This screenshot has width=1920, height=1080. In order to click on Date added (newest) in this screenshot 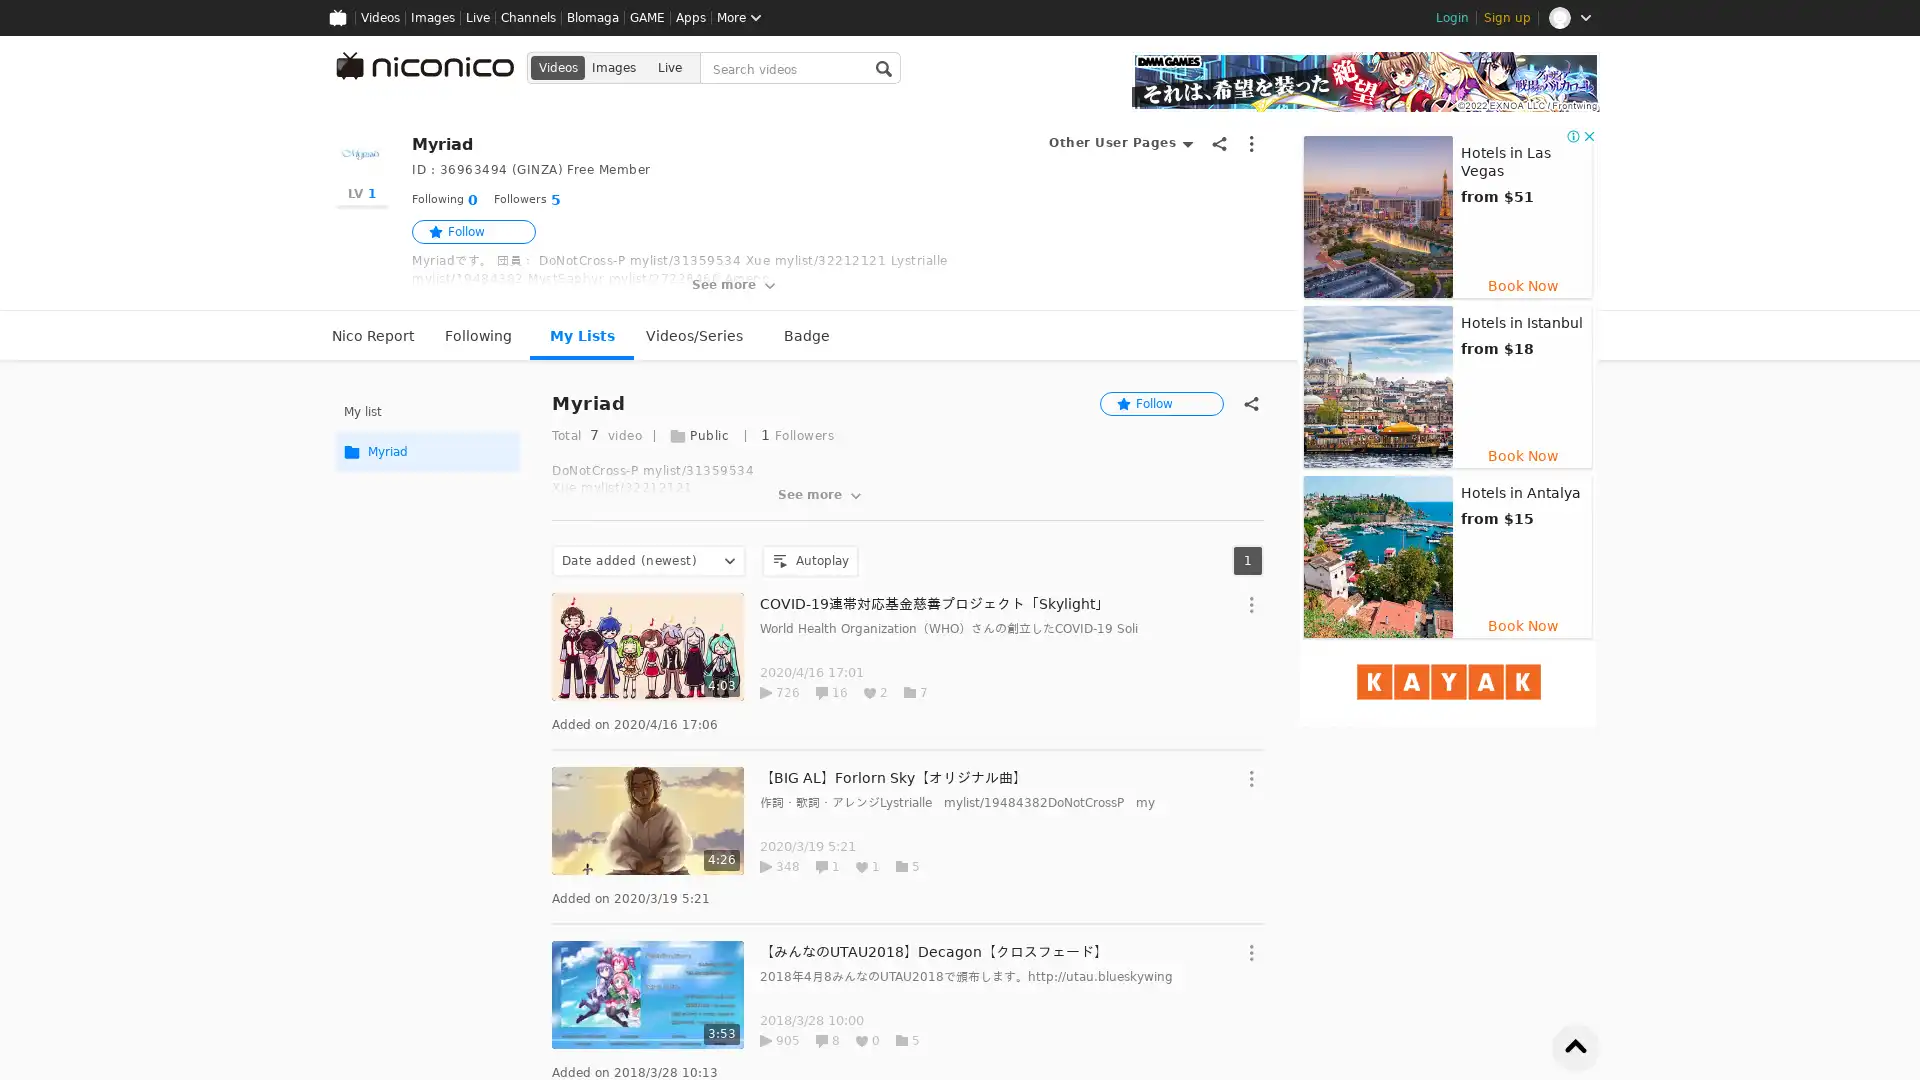, I will do `click(648, 560)`.